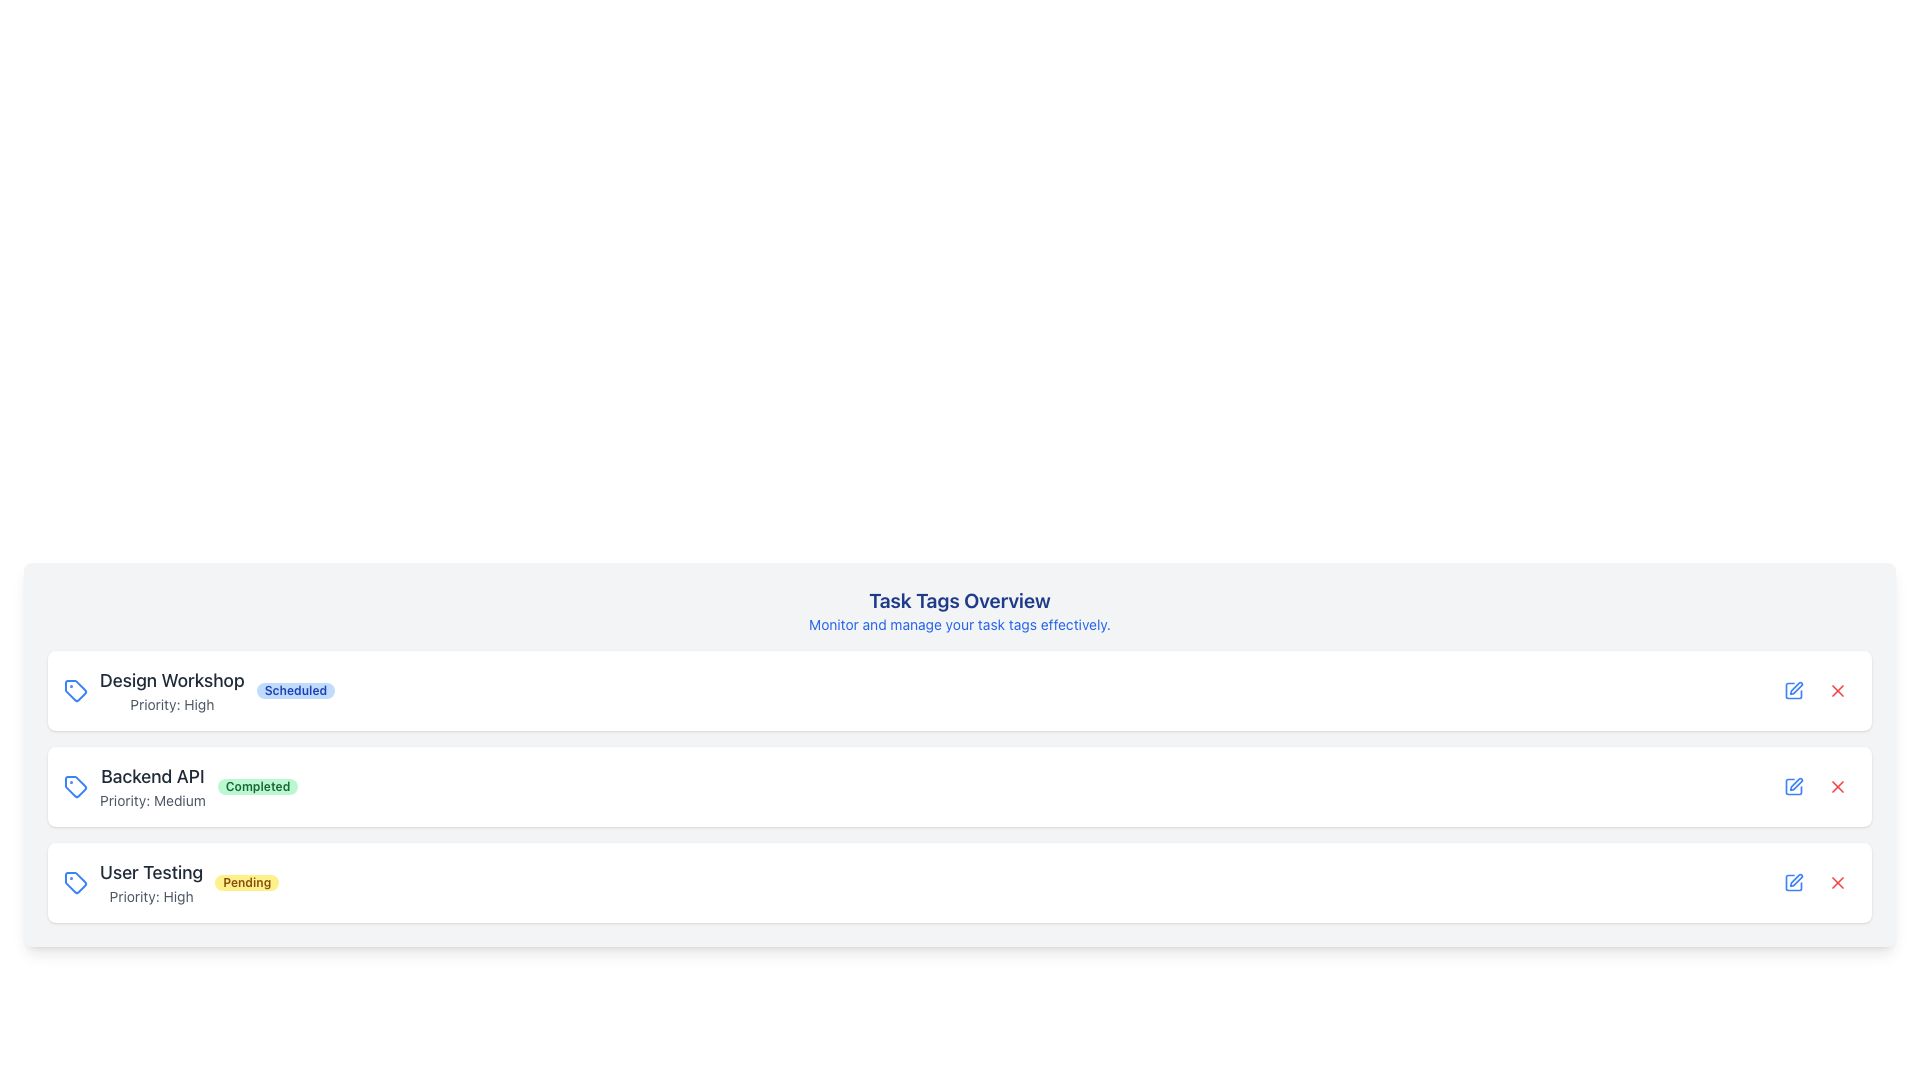  Describe the element at coordinates (1794, 882) in the screenshot. I see `the Edit Icon located at the far-right corner of the bottom-most listed item` at that location.